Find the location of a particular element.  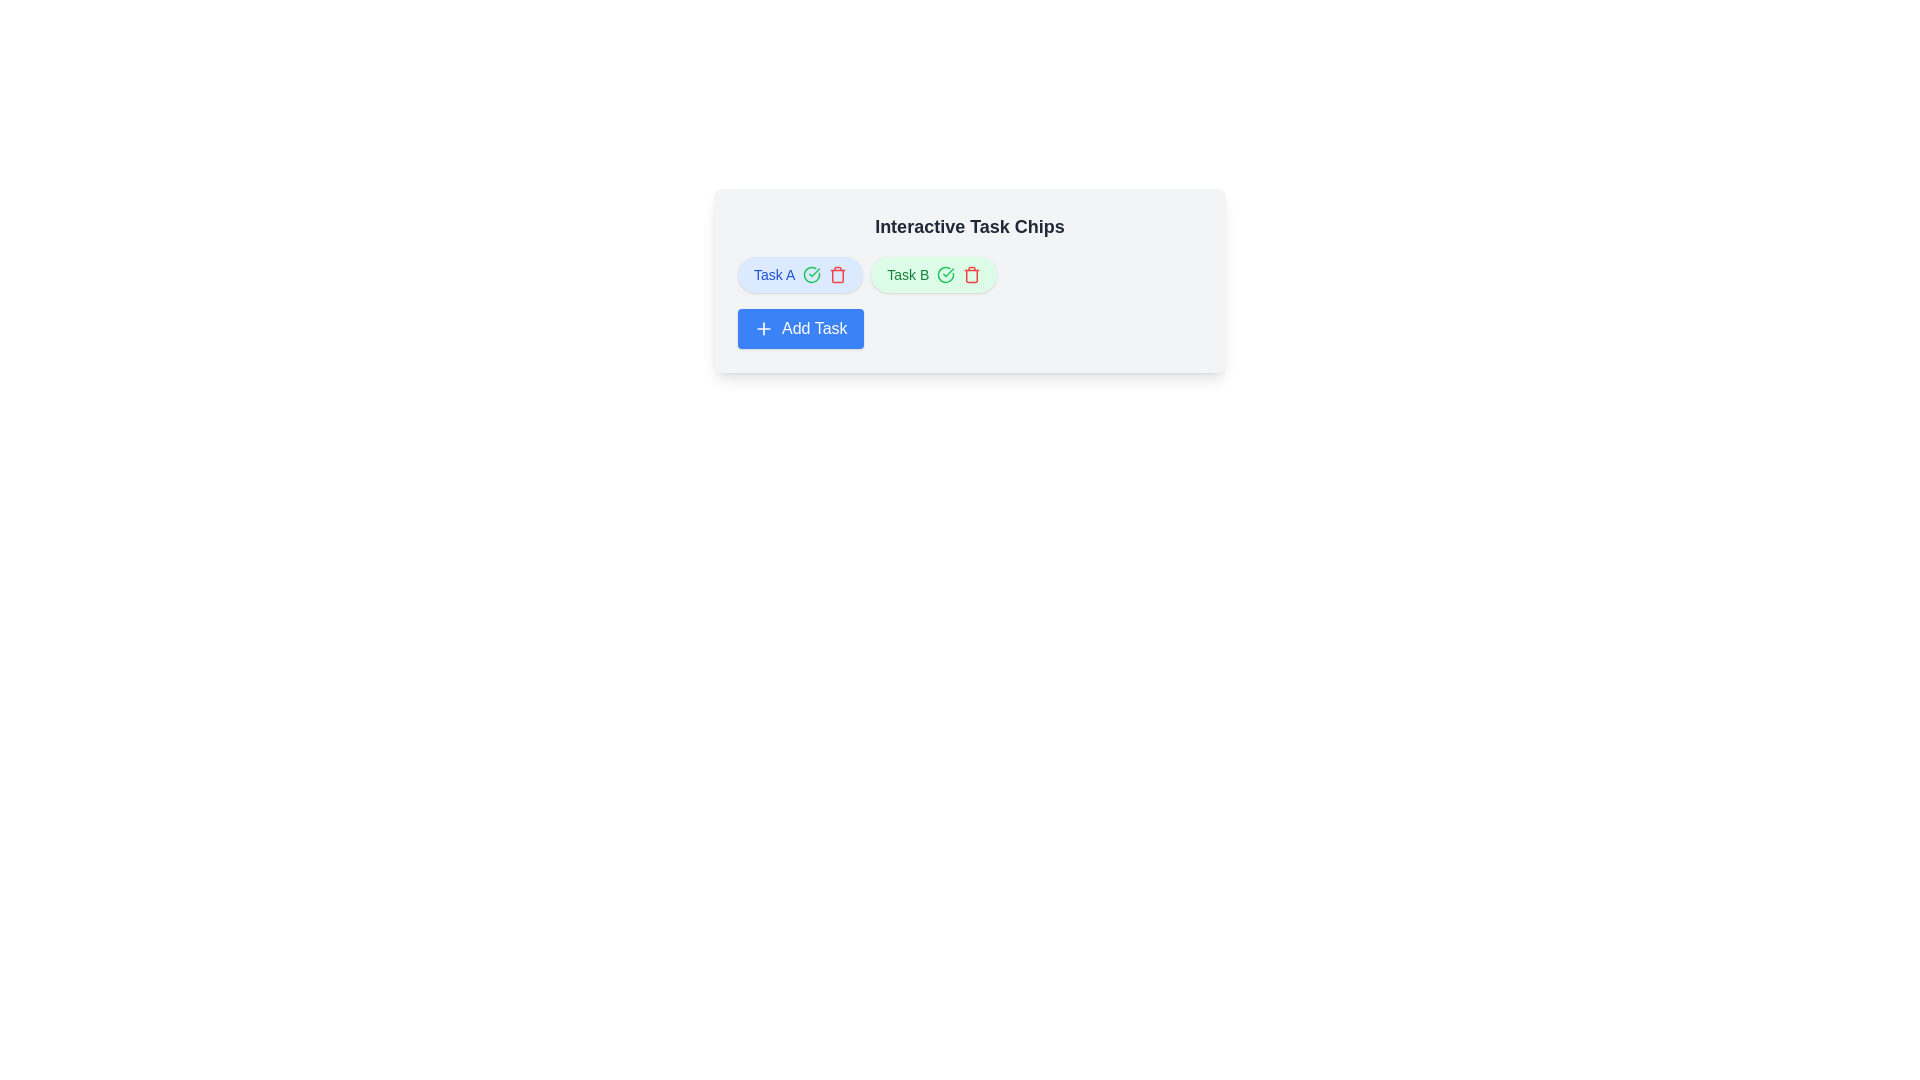

the text label displaying 'Task B', which is styled in green and is part of a task chip with a light green background is located at coordinates (907, 274).